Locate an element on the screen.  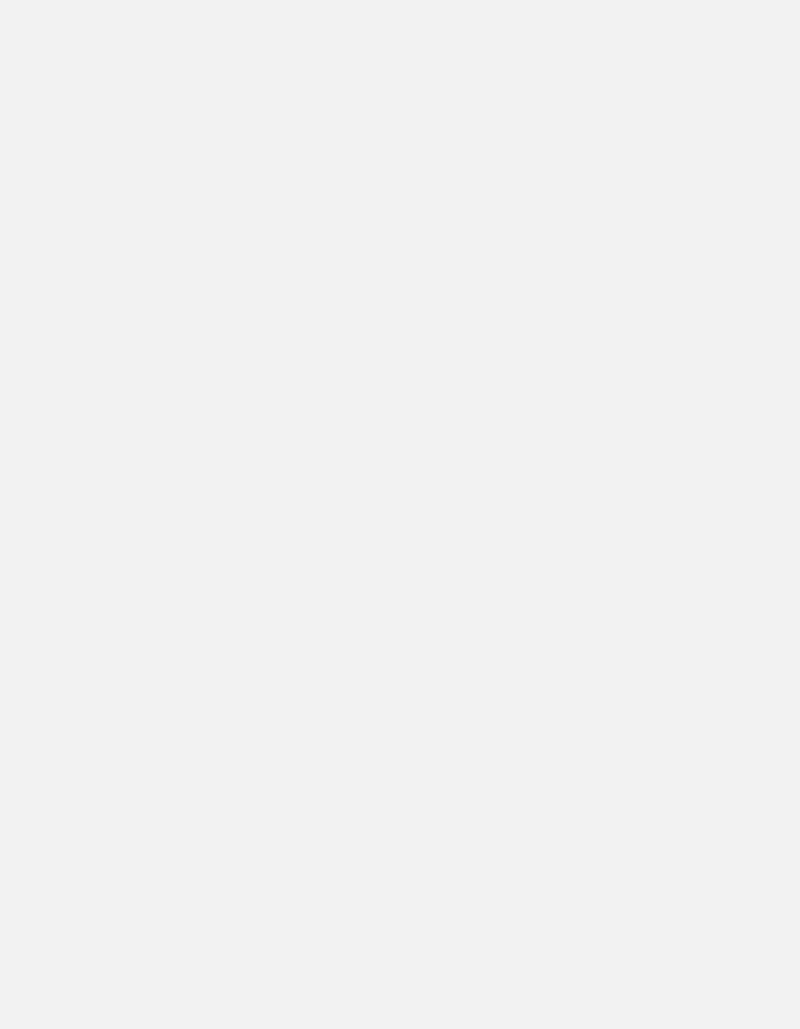
'Arsenal U23 results' is located at coordinates (63, 651).